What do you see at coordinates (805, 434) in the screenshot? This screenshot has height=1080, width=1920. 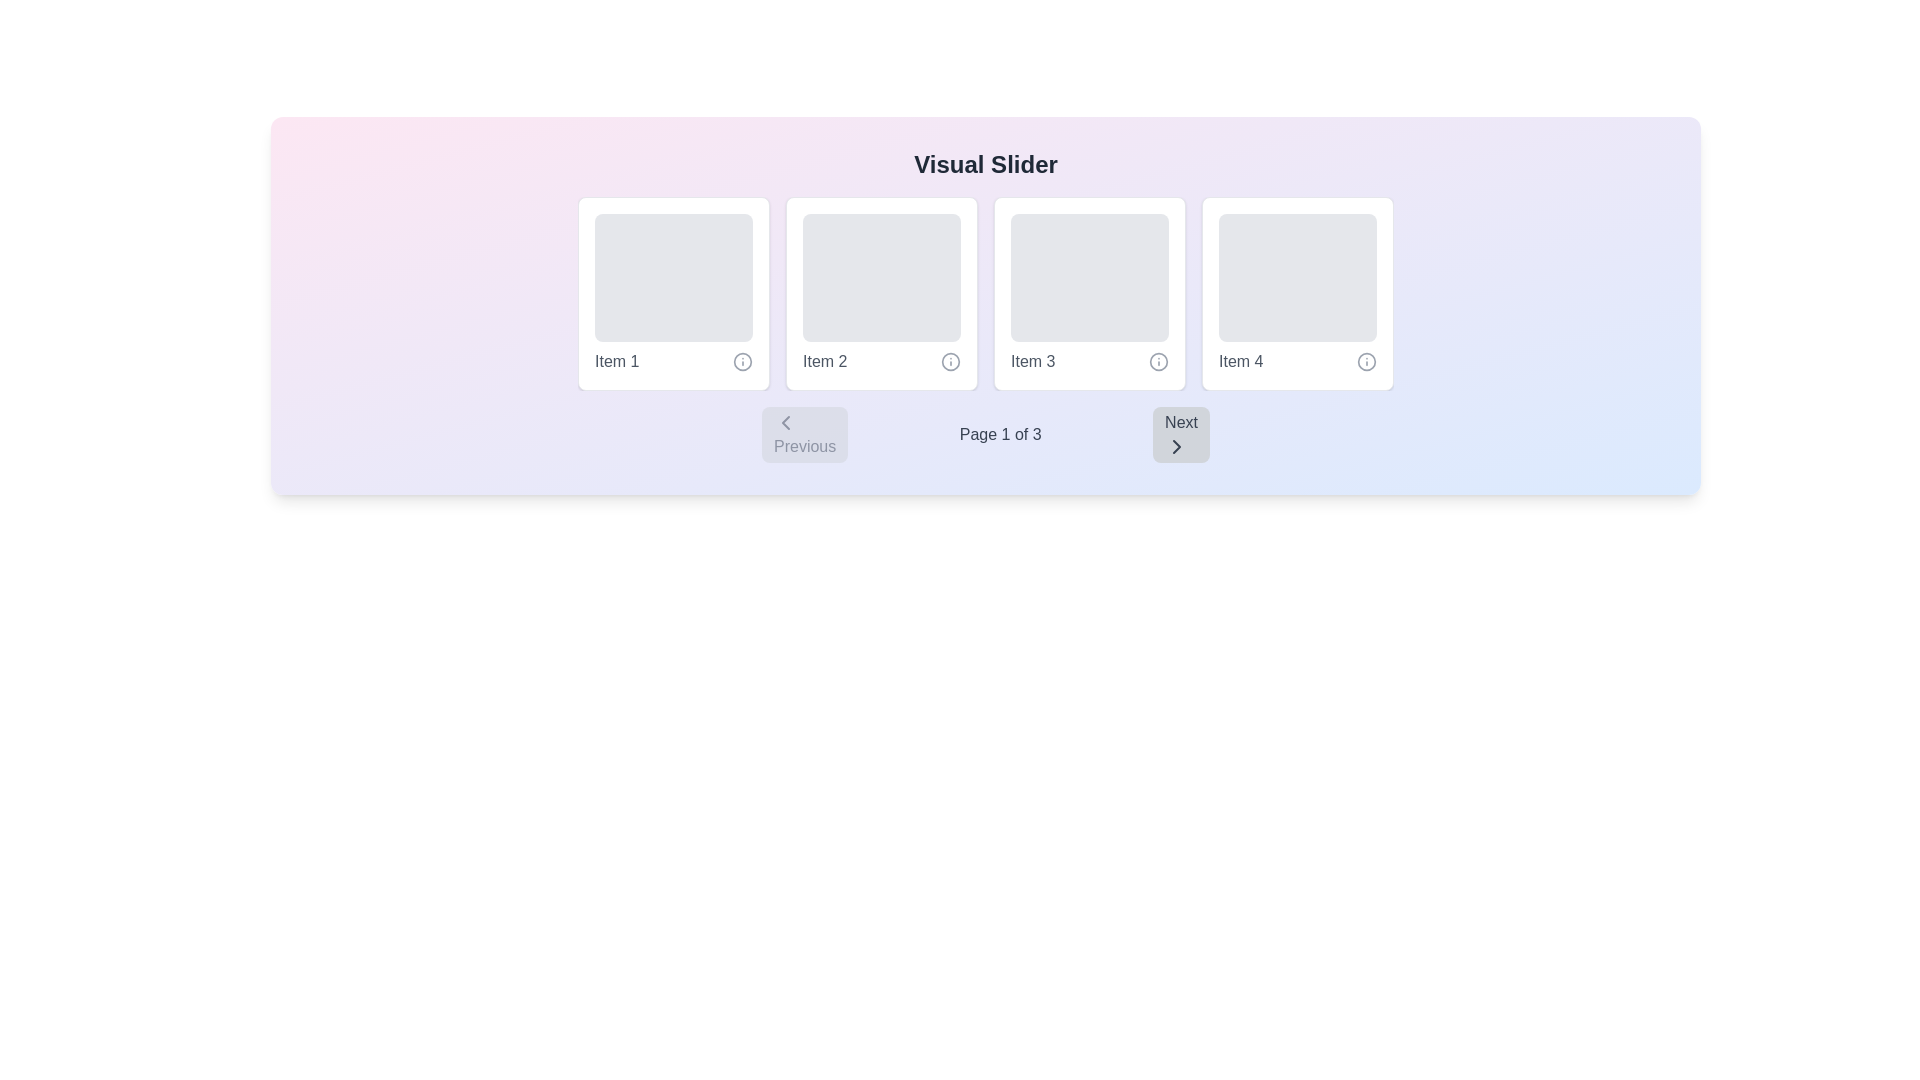 I see `the disabled button for navigating to the previous page in the pagination sequence` at bounding box center [805, 434].